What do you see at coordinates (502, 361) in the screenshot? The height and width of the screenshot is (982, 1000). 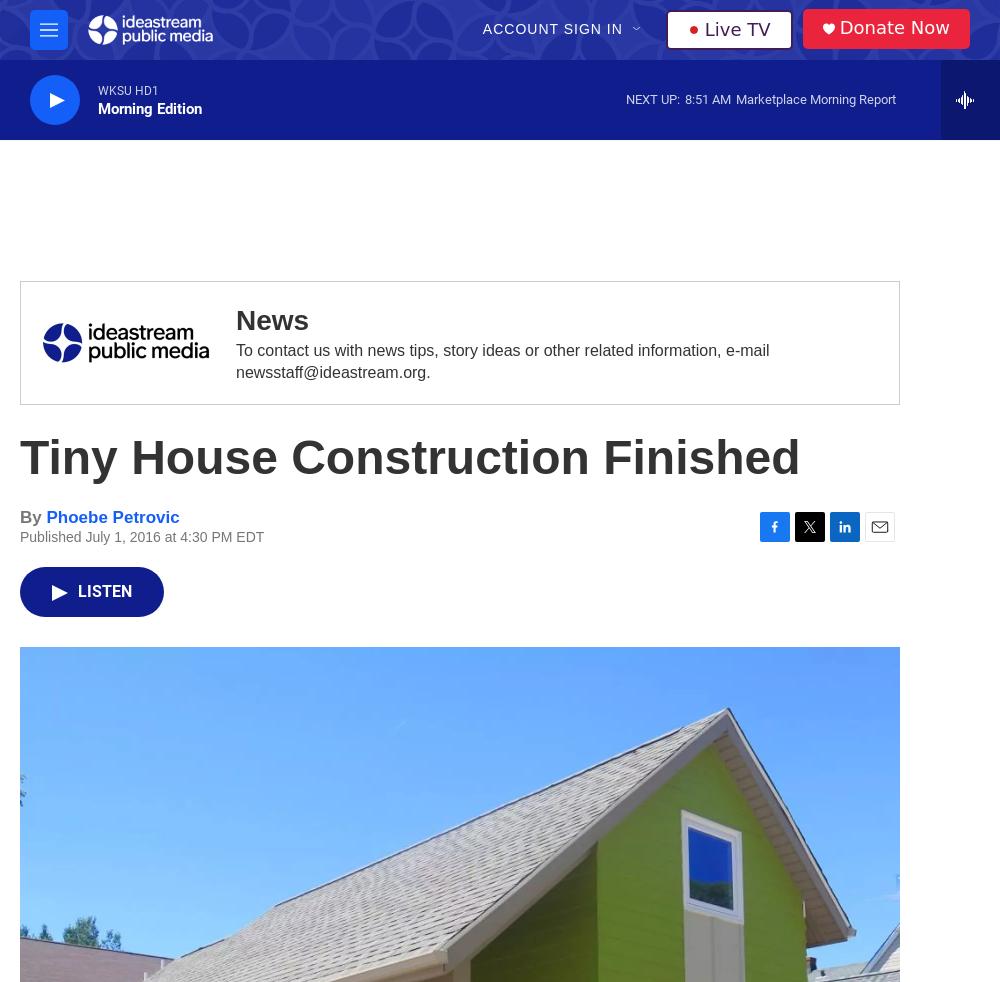 I see `'To contact us with news tips, story ideas or other related information, e-mail newsstaff@ideastream.org.'` at bounding box center [502, 361].